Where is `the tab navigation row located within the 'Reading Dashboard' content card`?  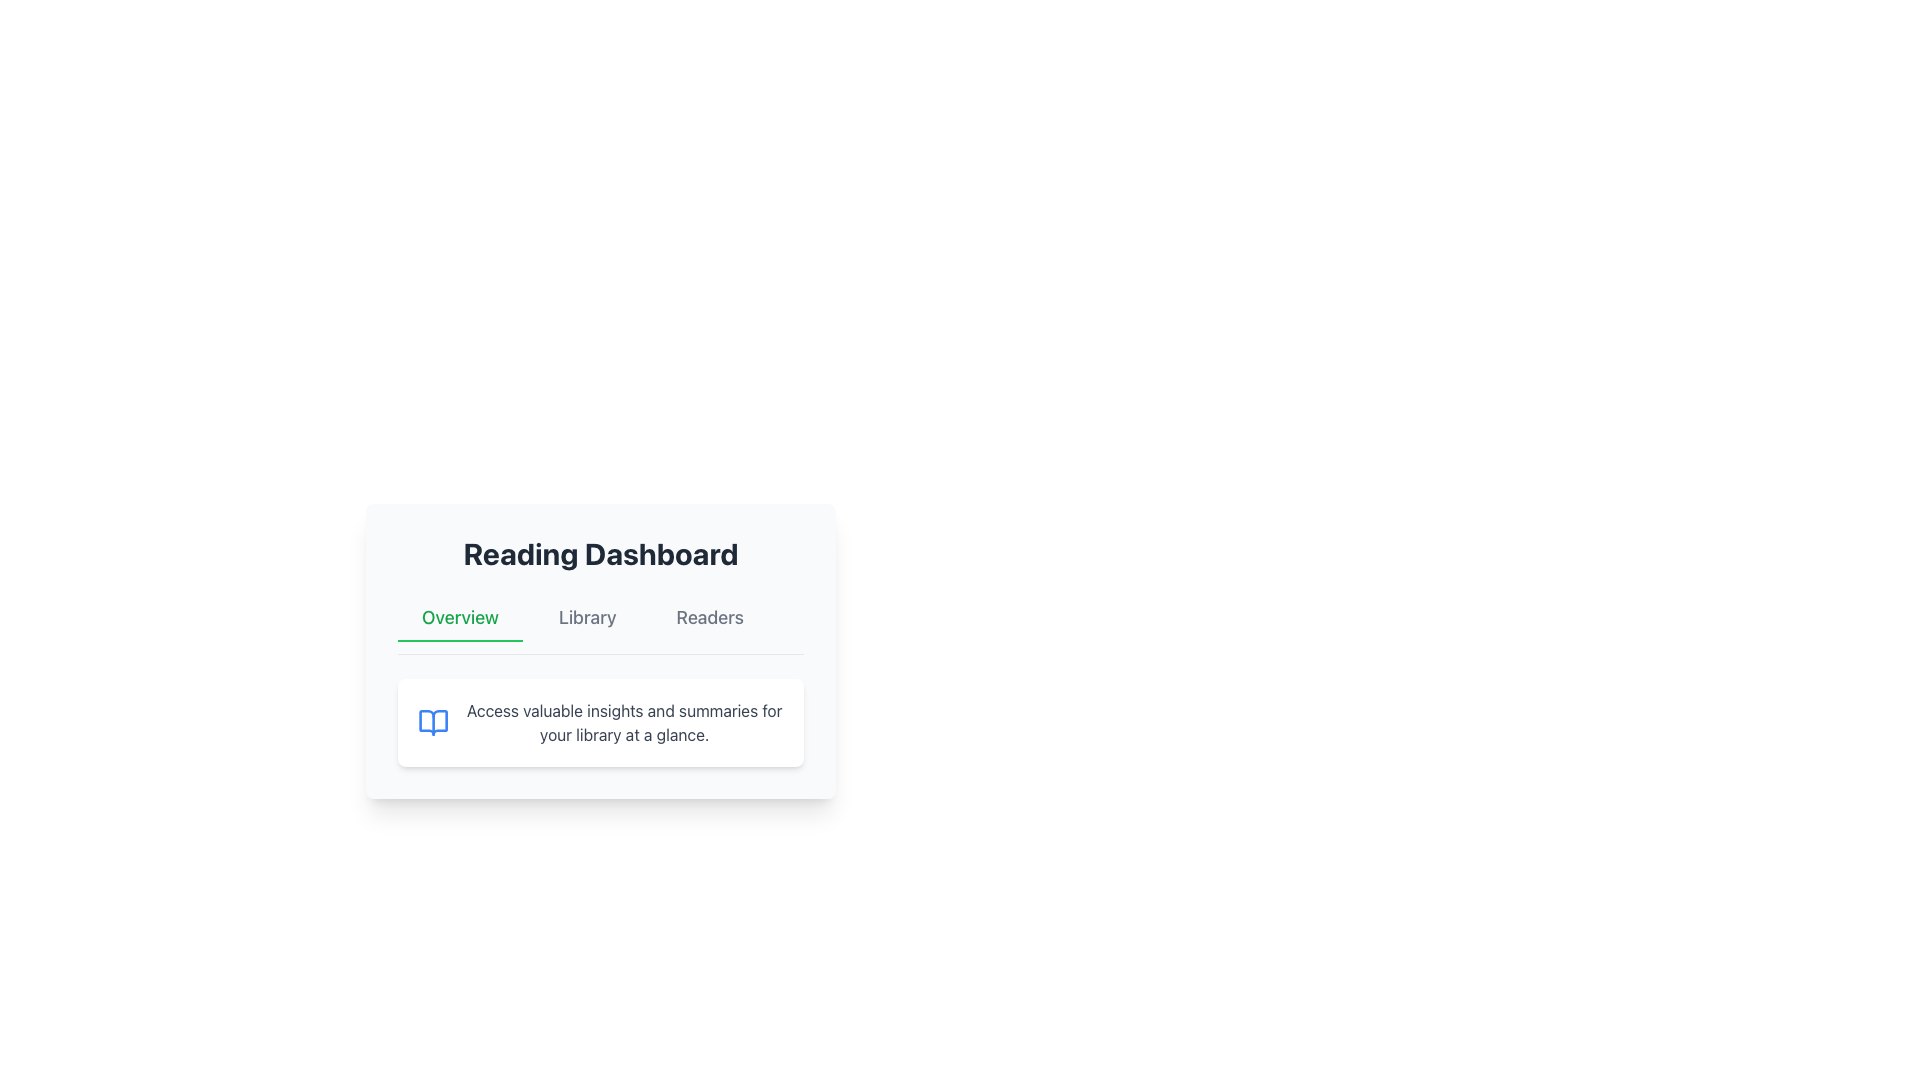 the tab navigation row located within the 'Reading Dashboard' content card is located at coordinates (599, 651).